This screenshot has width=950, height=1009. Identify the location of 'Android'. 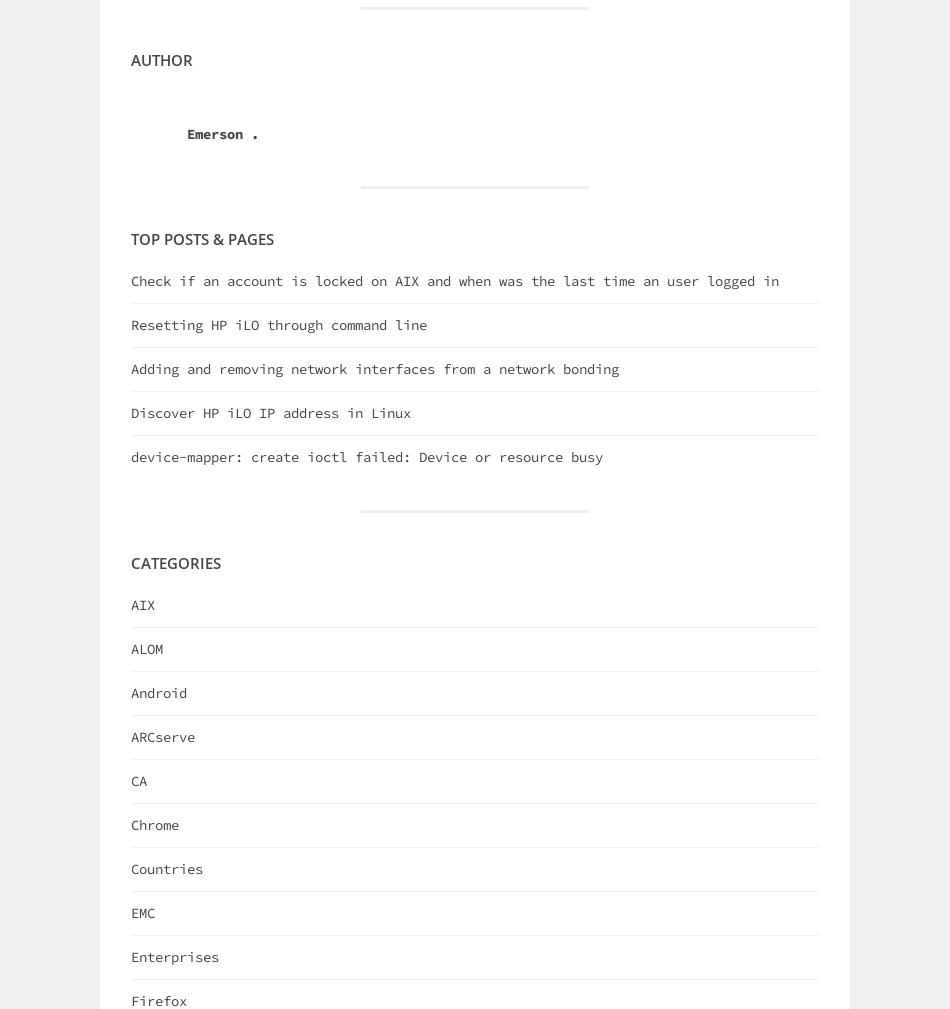
(159, 691).